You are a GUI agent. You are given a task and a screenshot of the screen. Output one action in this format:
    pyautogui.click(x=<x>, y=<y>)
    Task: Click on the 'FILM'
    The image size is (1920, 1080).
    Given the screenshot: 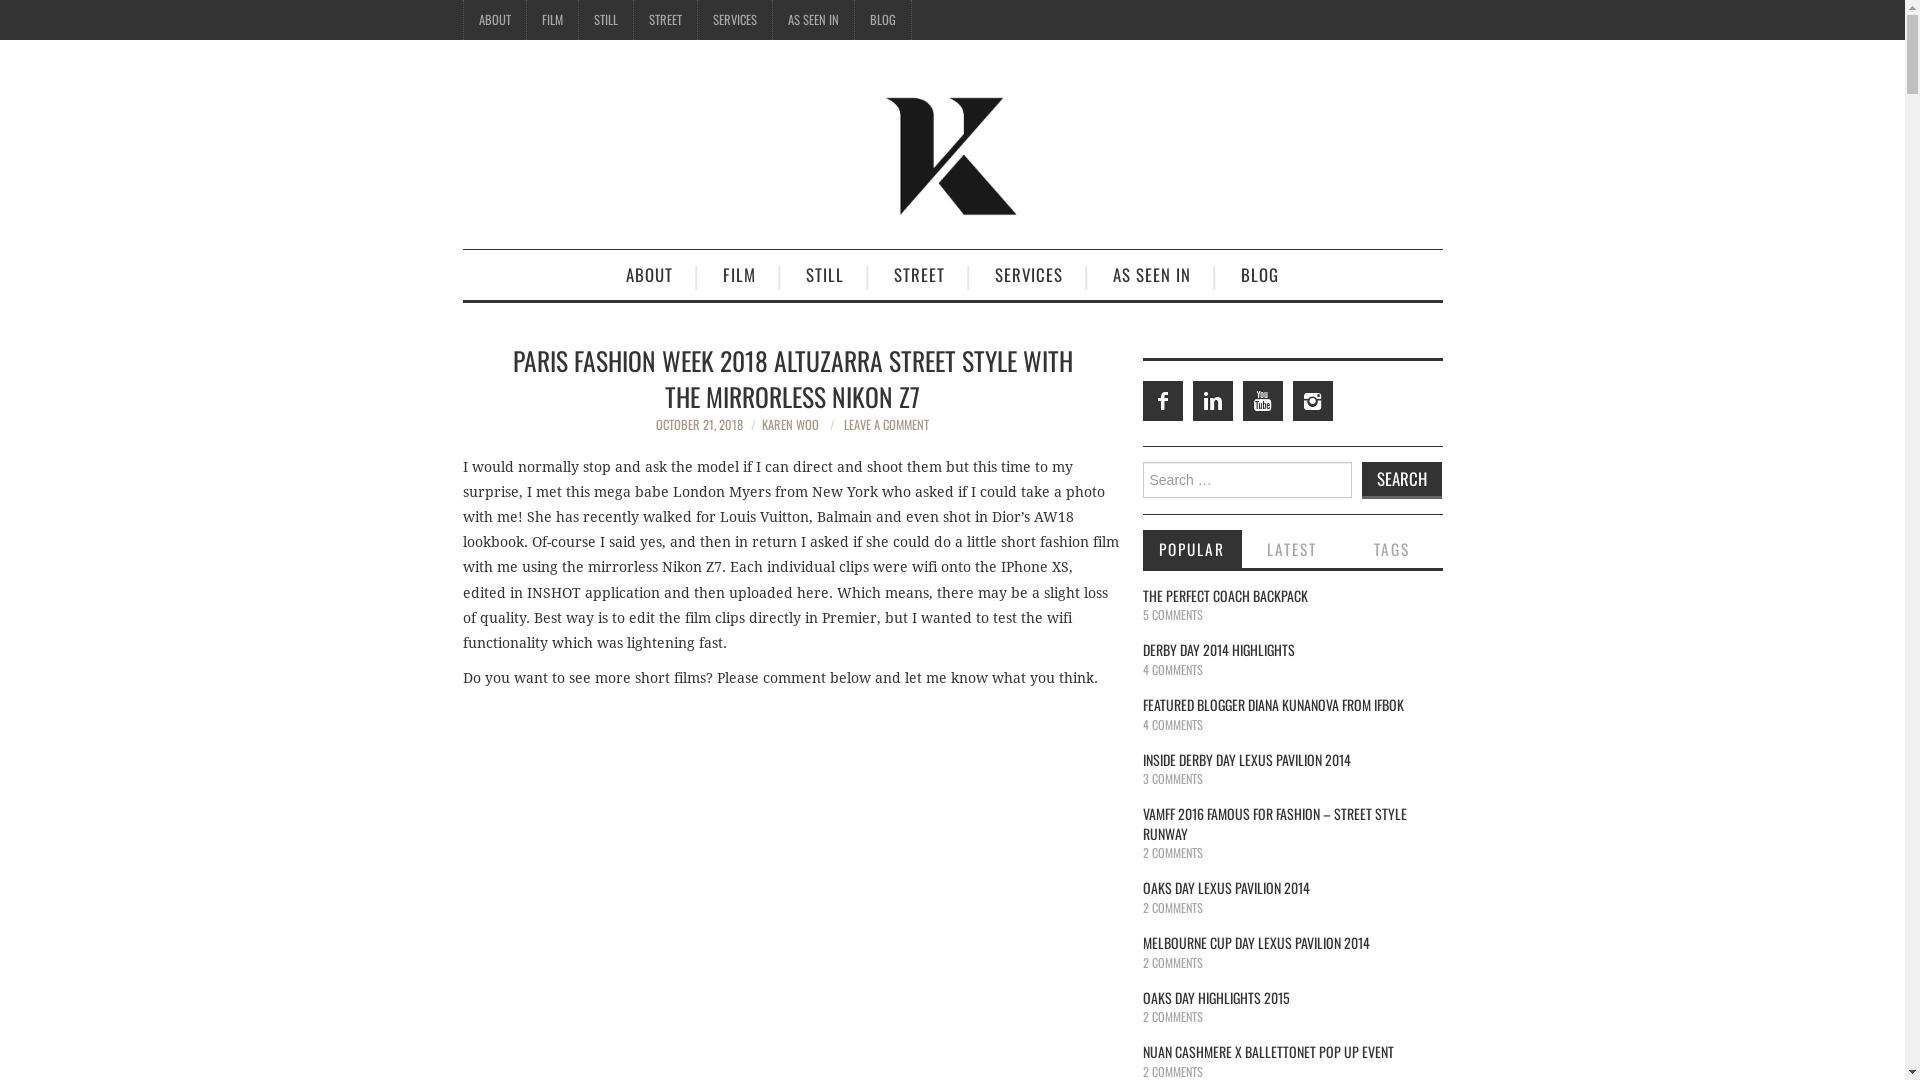 What is the action you would take?
    pyautogui.click(x=526, y=19)
    